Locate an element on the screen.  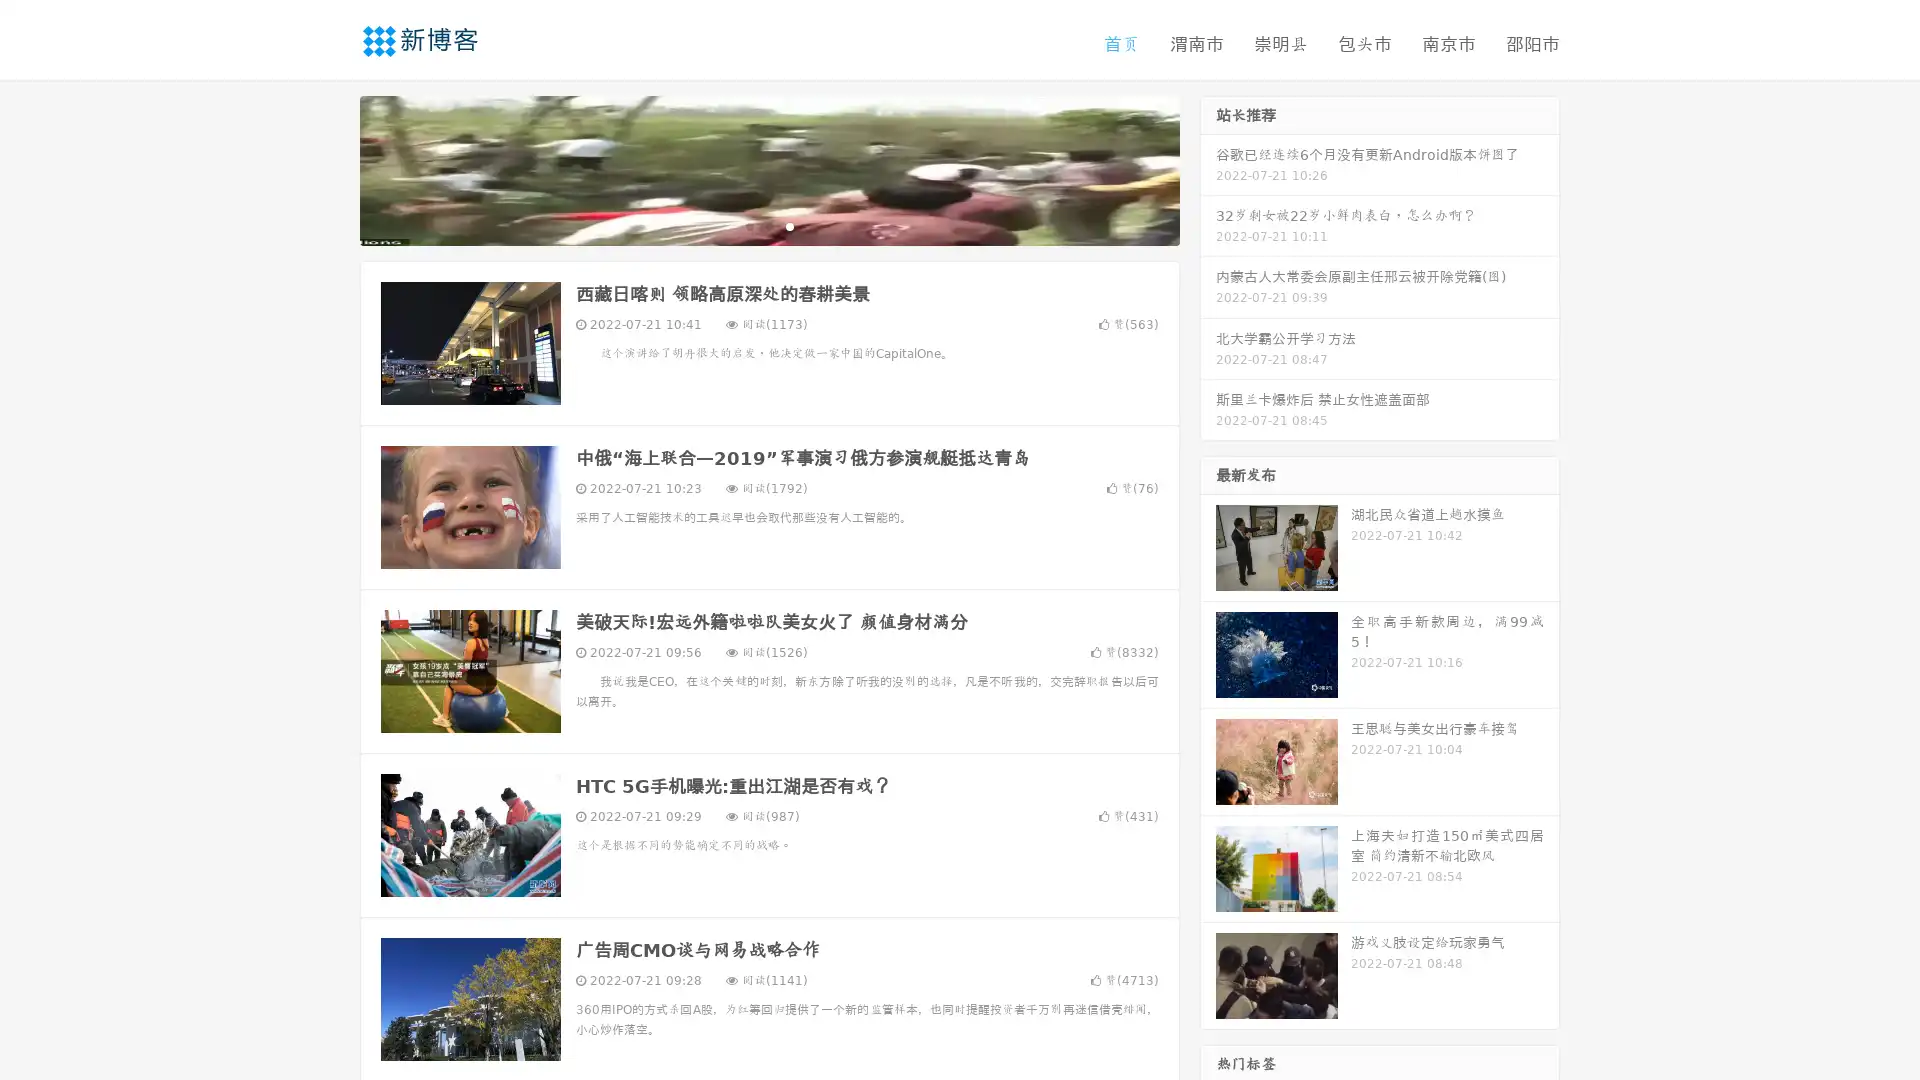
Go to slide 3 is located at coordinates (789, 225).